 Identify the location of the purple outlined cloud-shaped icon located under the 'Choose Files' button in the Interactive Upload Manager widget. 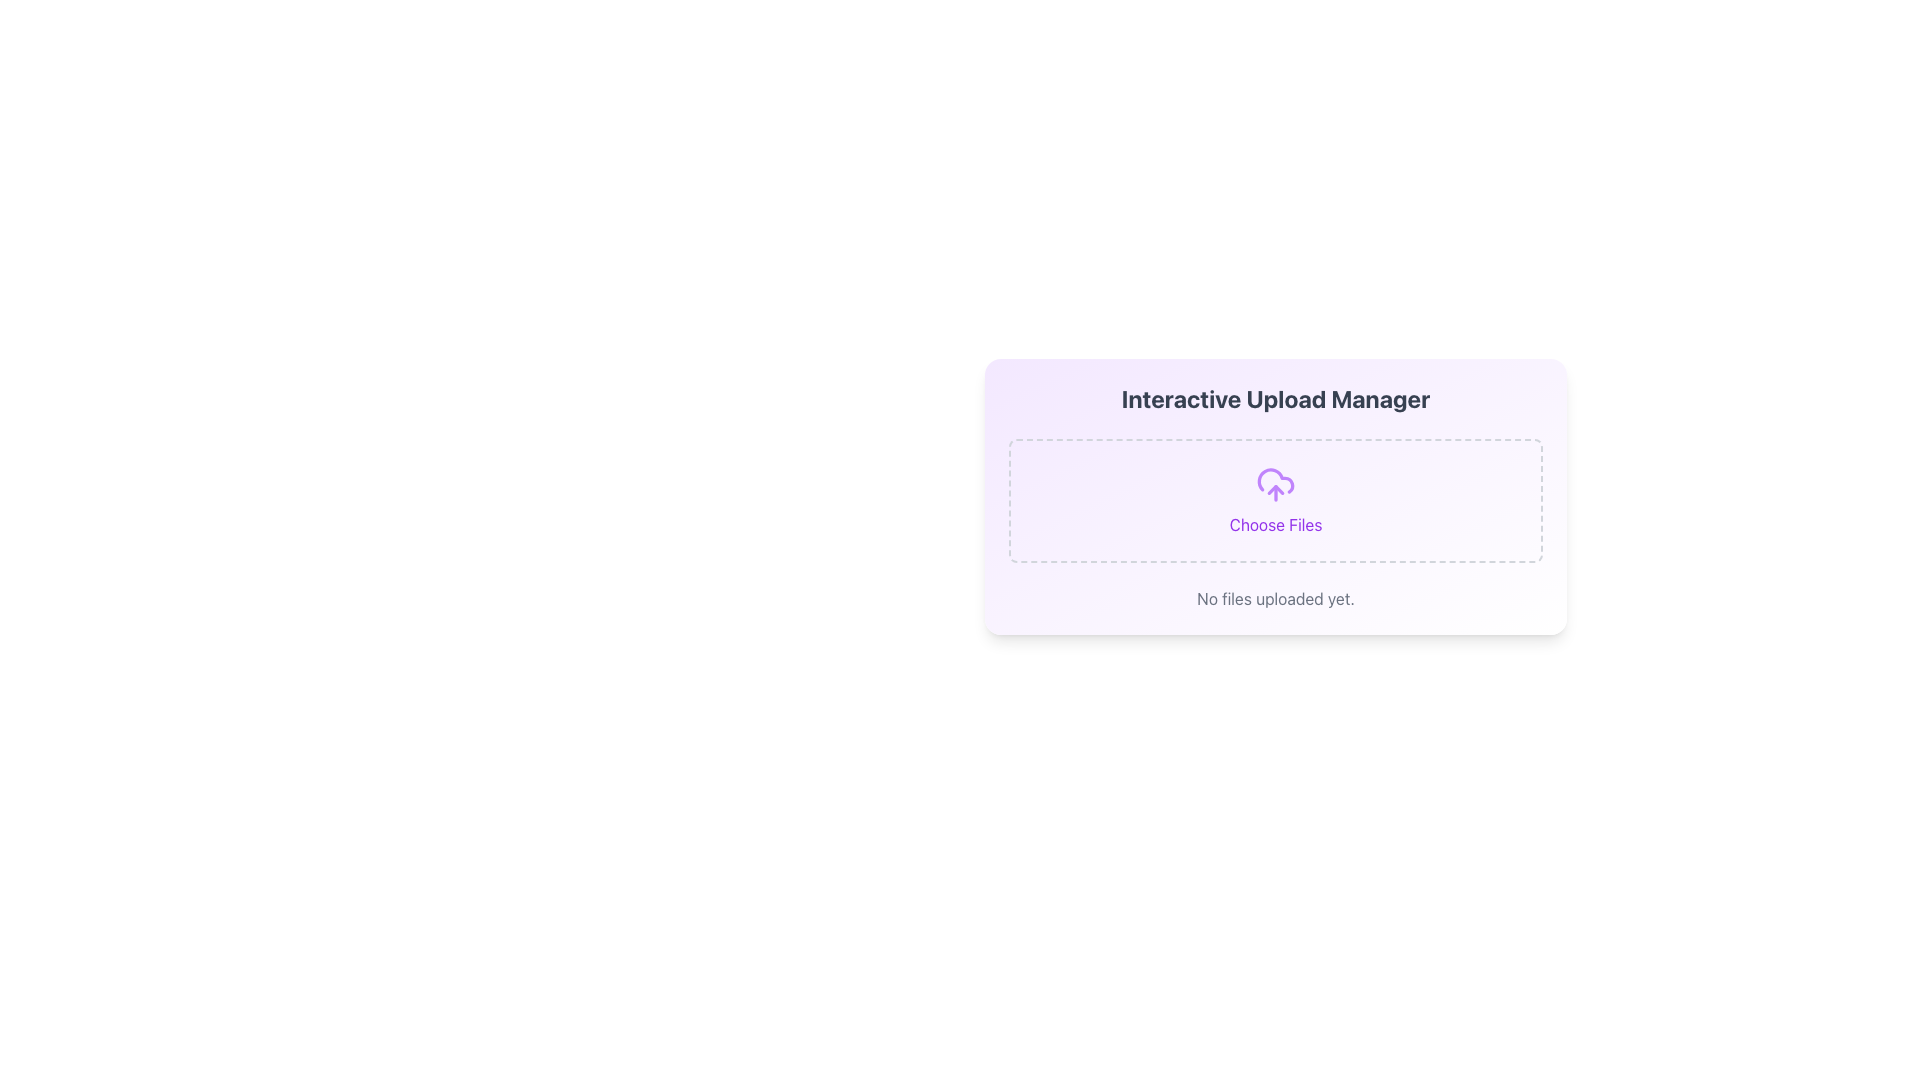
(1275, 481).